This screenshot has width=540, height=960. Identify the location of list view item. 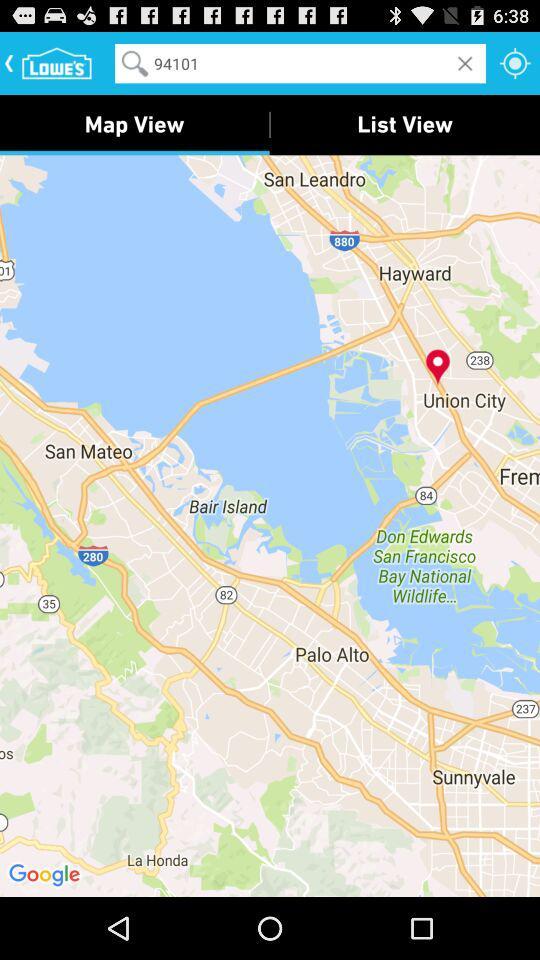
(405, 123).